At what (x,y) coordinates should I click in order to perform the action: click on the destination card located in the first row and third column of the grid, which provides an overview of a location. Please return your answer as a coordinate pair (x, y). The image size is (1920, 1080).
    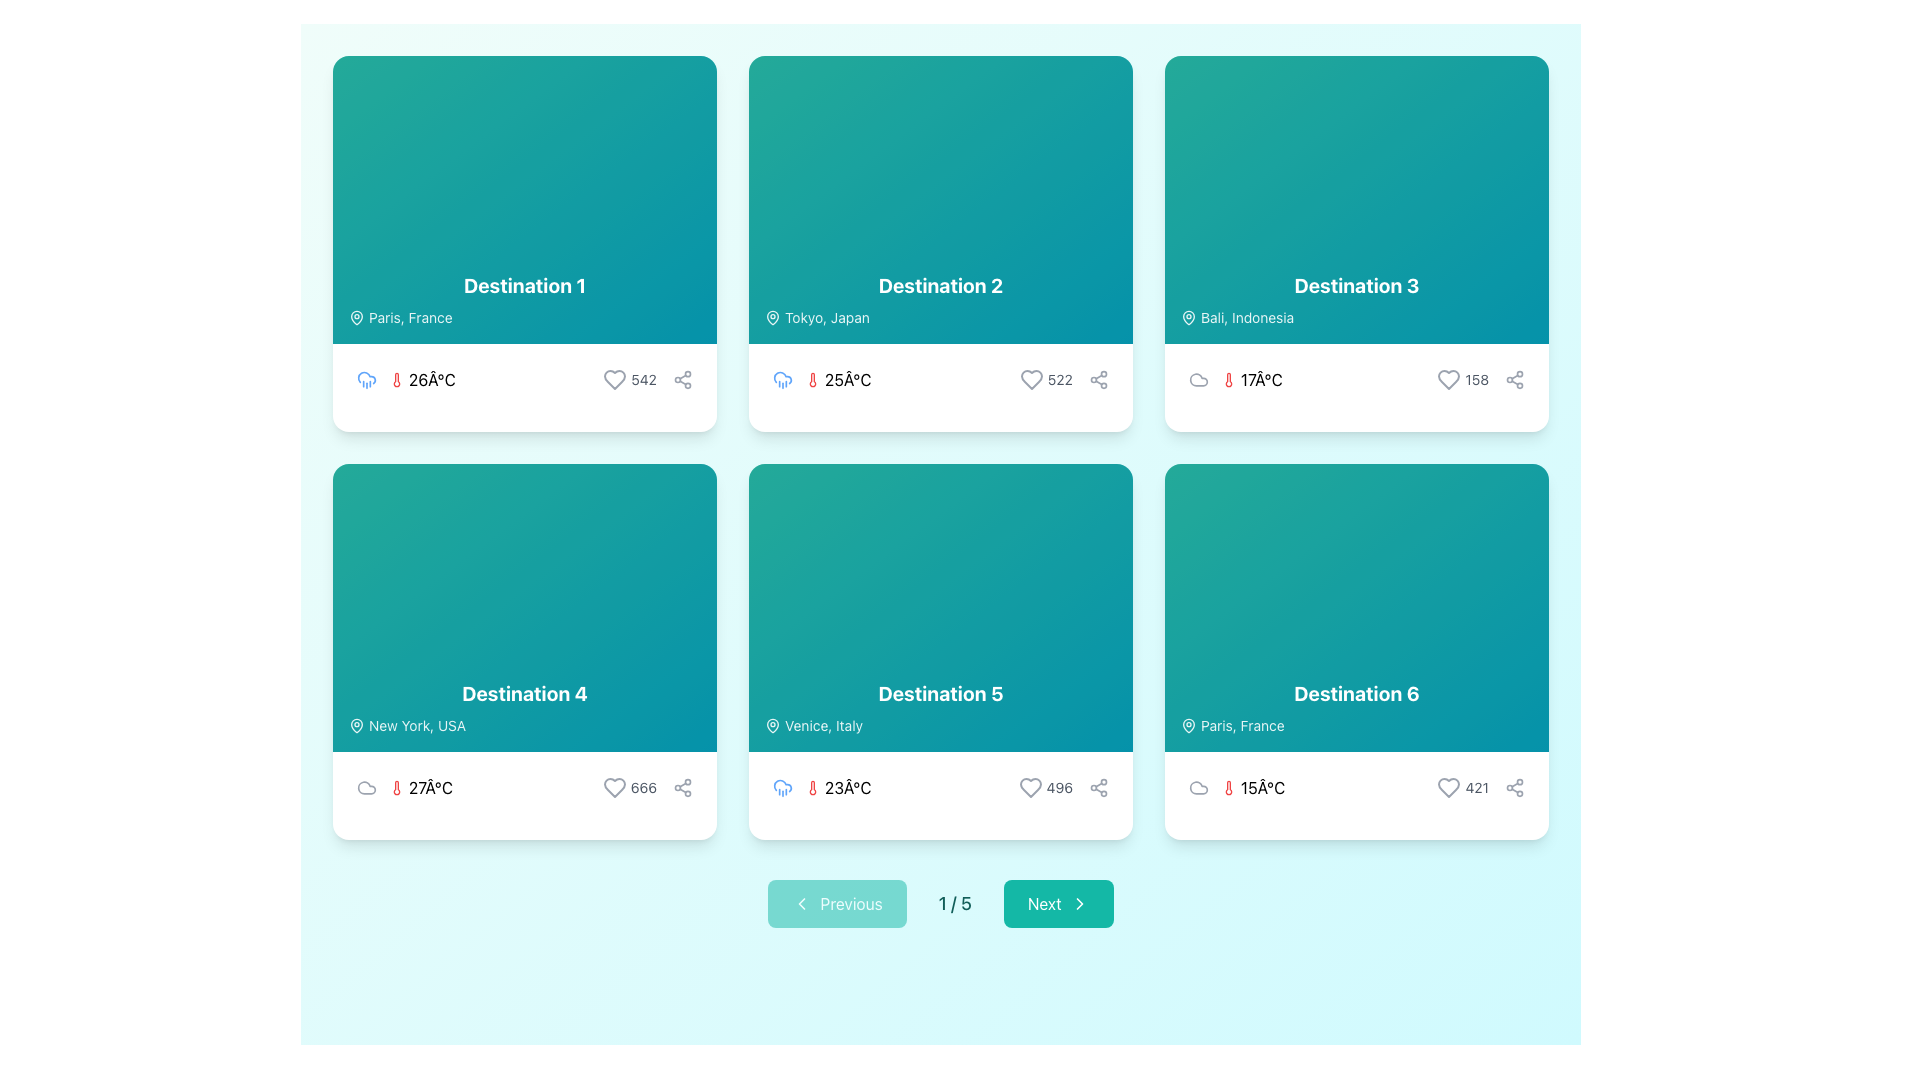
    Looking at the image, I should click on (1357, 200).